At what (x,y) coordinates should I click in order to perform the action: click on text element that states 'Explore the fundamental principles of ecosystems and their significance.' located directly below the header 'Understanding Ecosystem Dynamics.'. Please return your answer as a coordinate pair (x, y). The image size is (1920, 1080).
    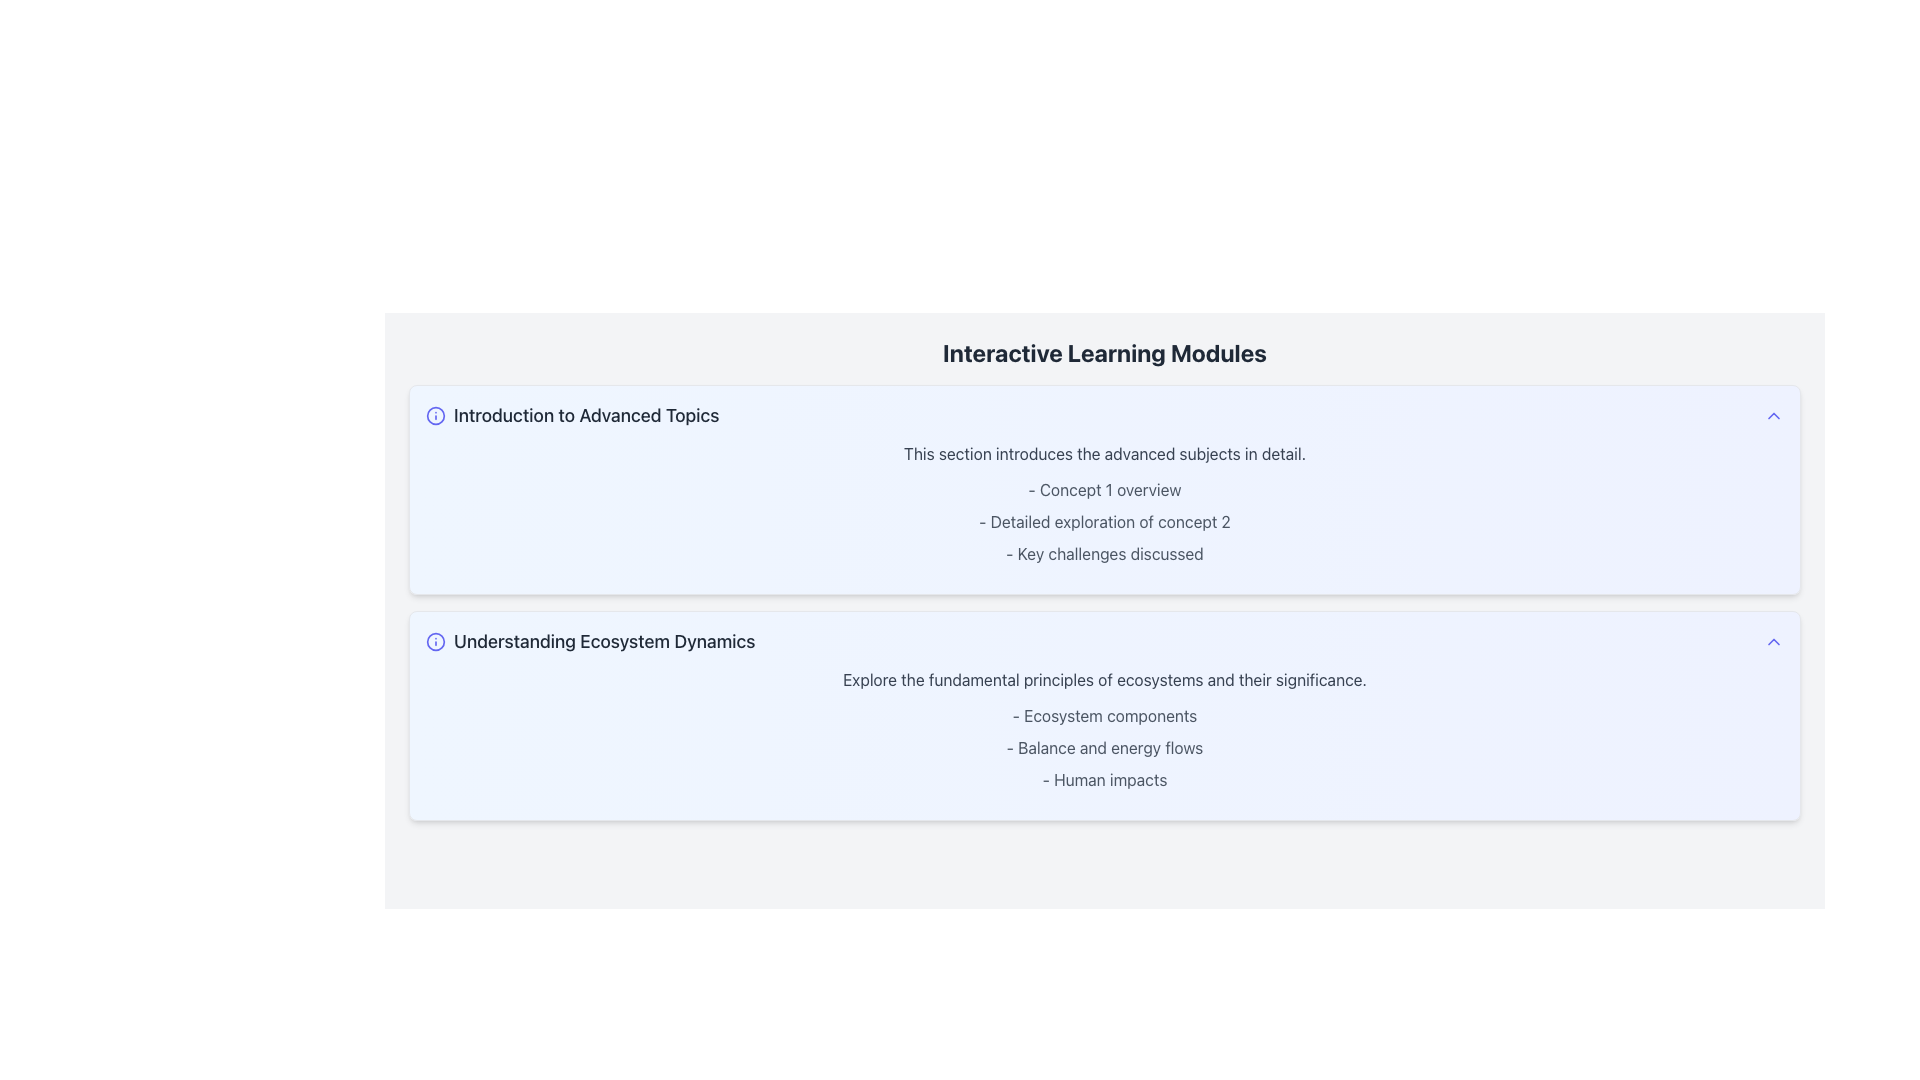
    Looking at the image, I should click on (1103, 678).